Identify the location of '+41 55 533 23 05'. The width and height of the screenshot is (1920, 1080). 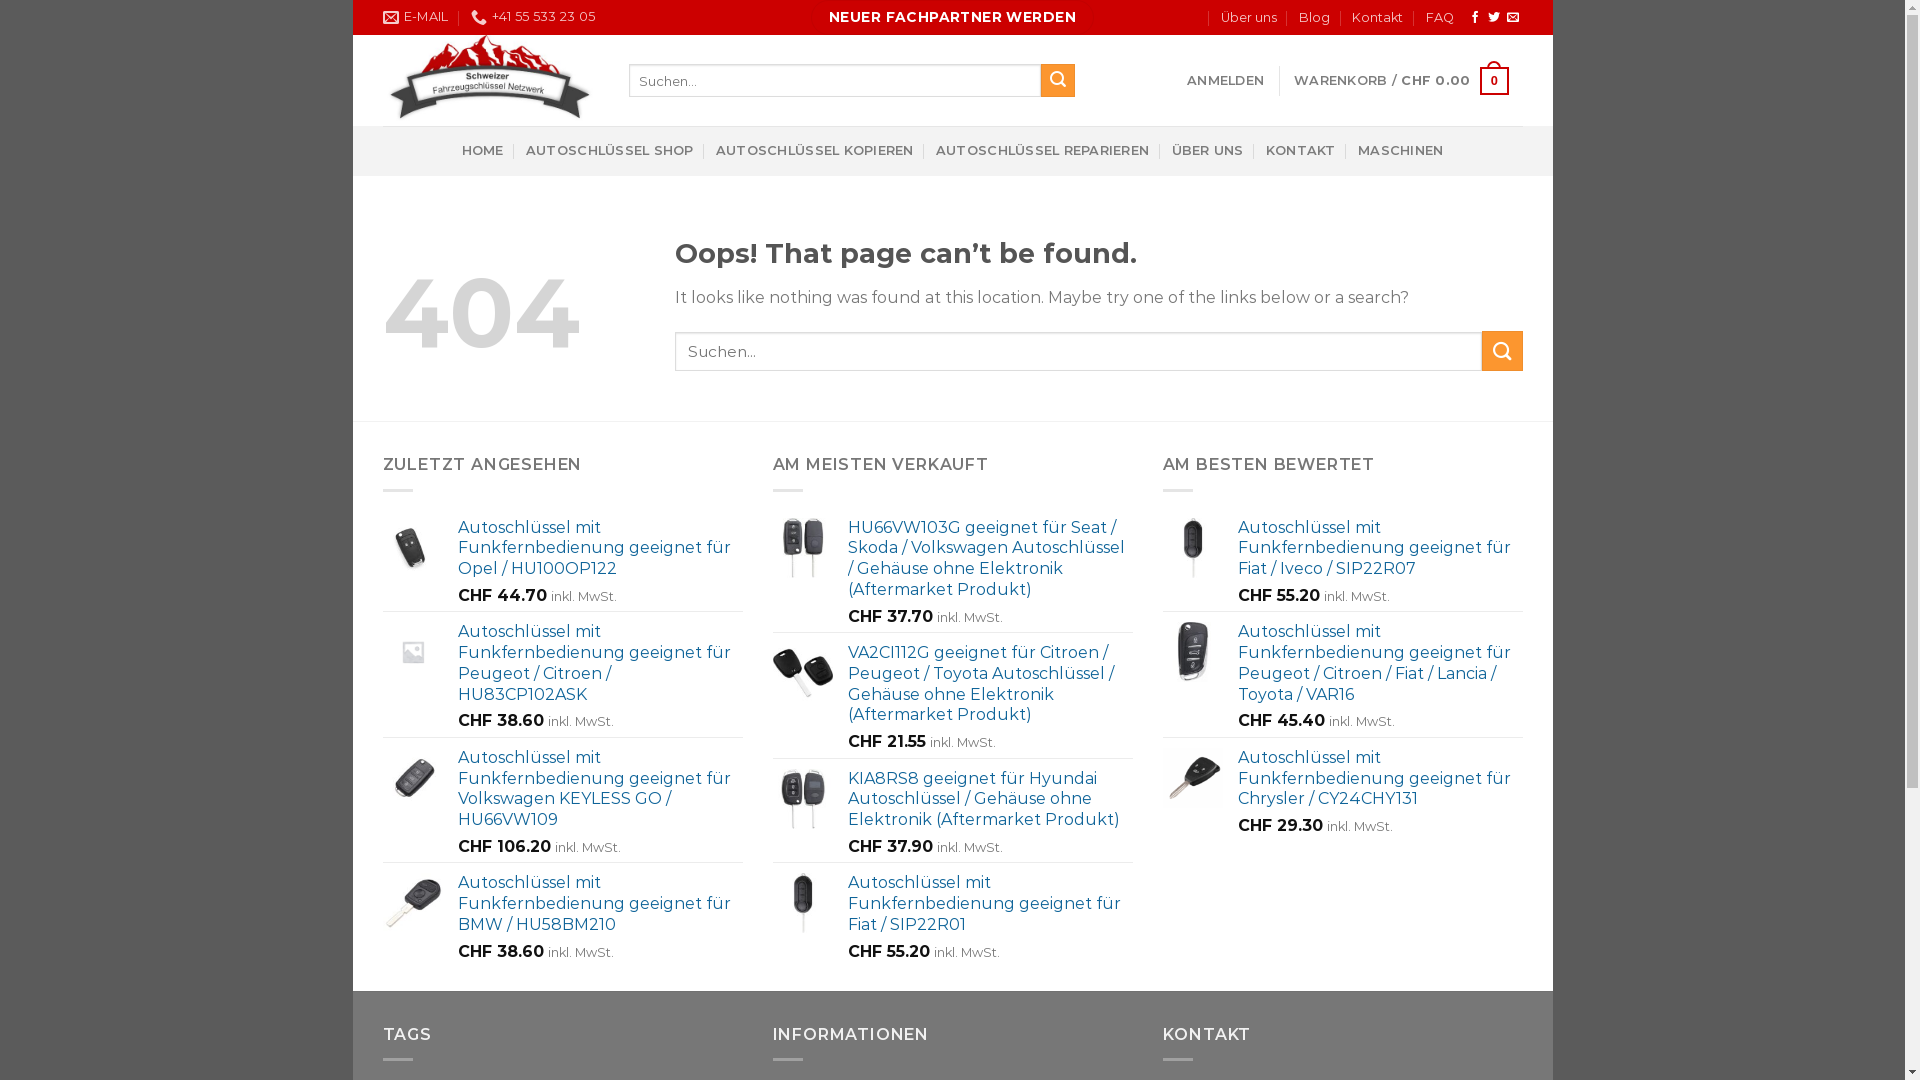
(469, 16).